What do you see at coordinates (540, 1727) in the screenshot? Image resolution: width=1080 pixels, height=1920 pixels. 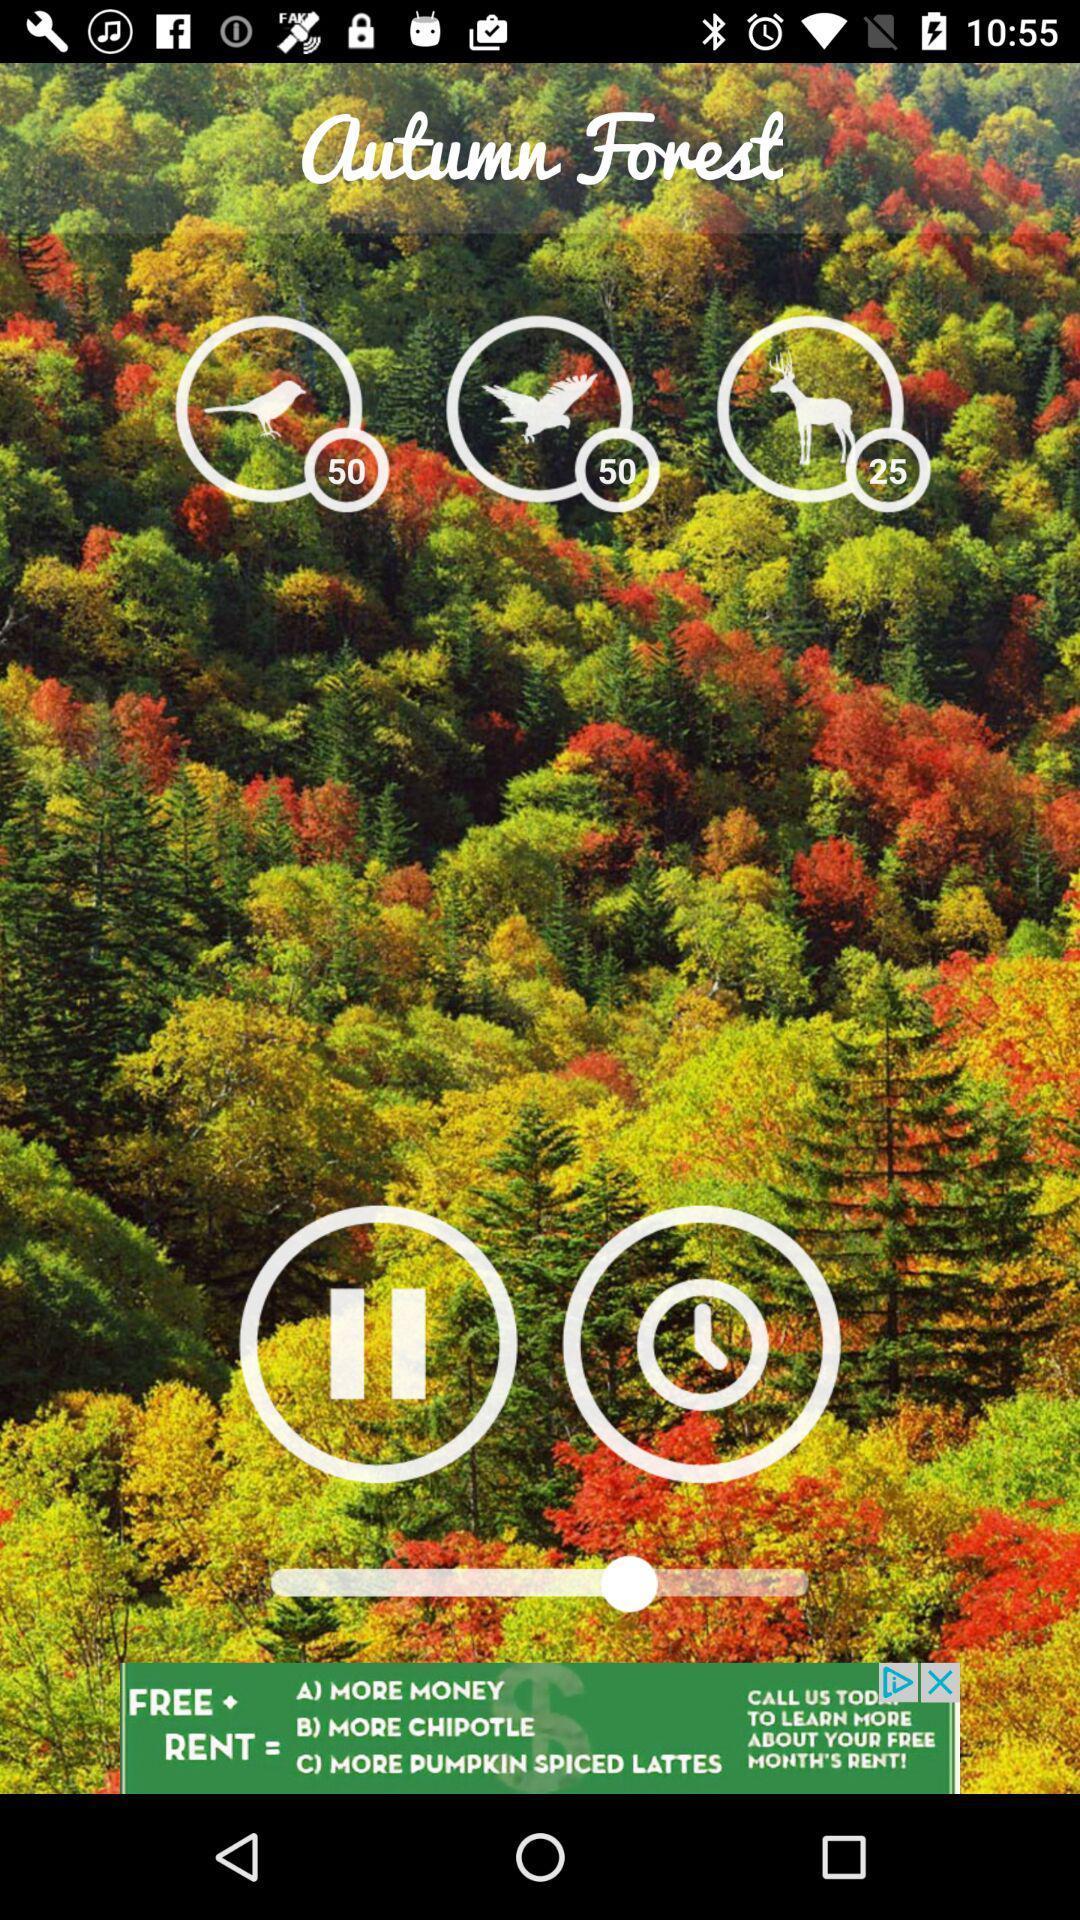 I see `advertisement` at bounding box center [540, 1727].